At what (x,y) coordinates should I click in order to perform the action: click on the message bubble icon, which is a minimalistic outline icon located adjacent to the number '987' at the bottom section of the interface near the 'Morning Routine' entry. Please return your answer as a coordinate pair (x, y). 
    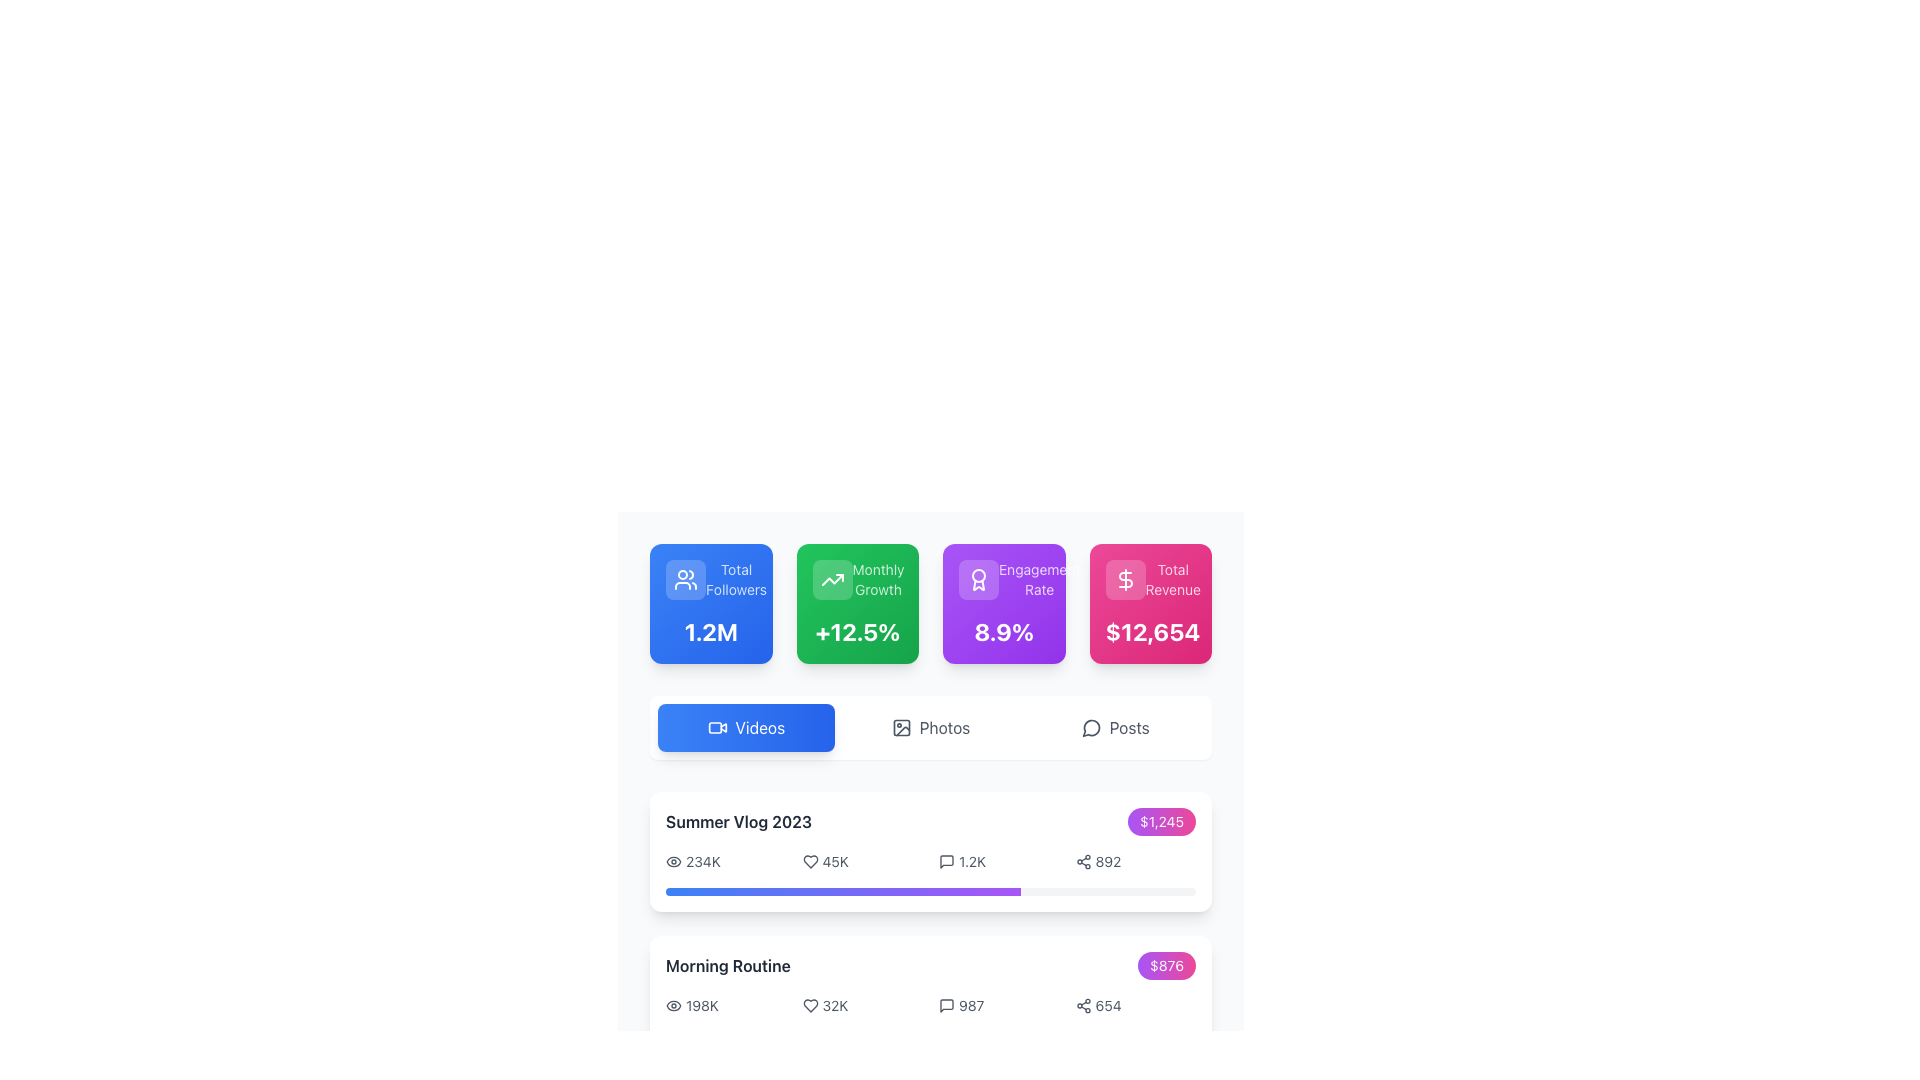
    Looking at the image, I should click on (945, 1006).